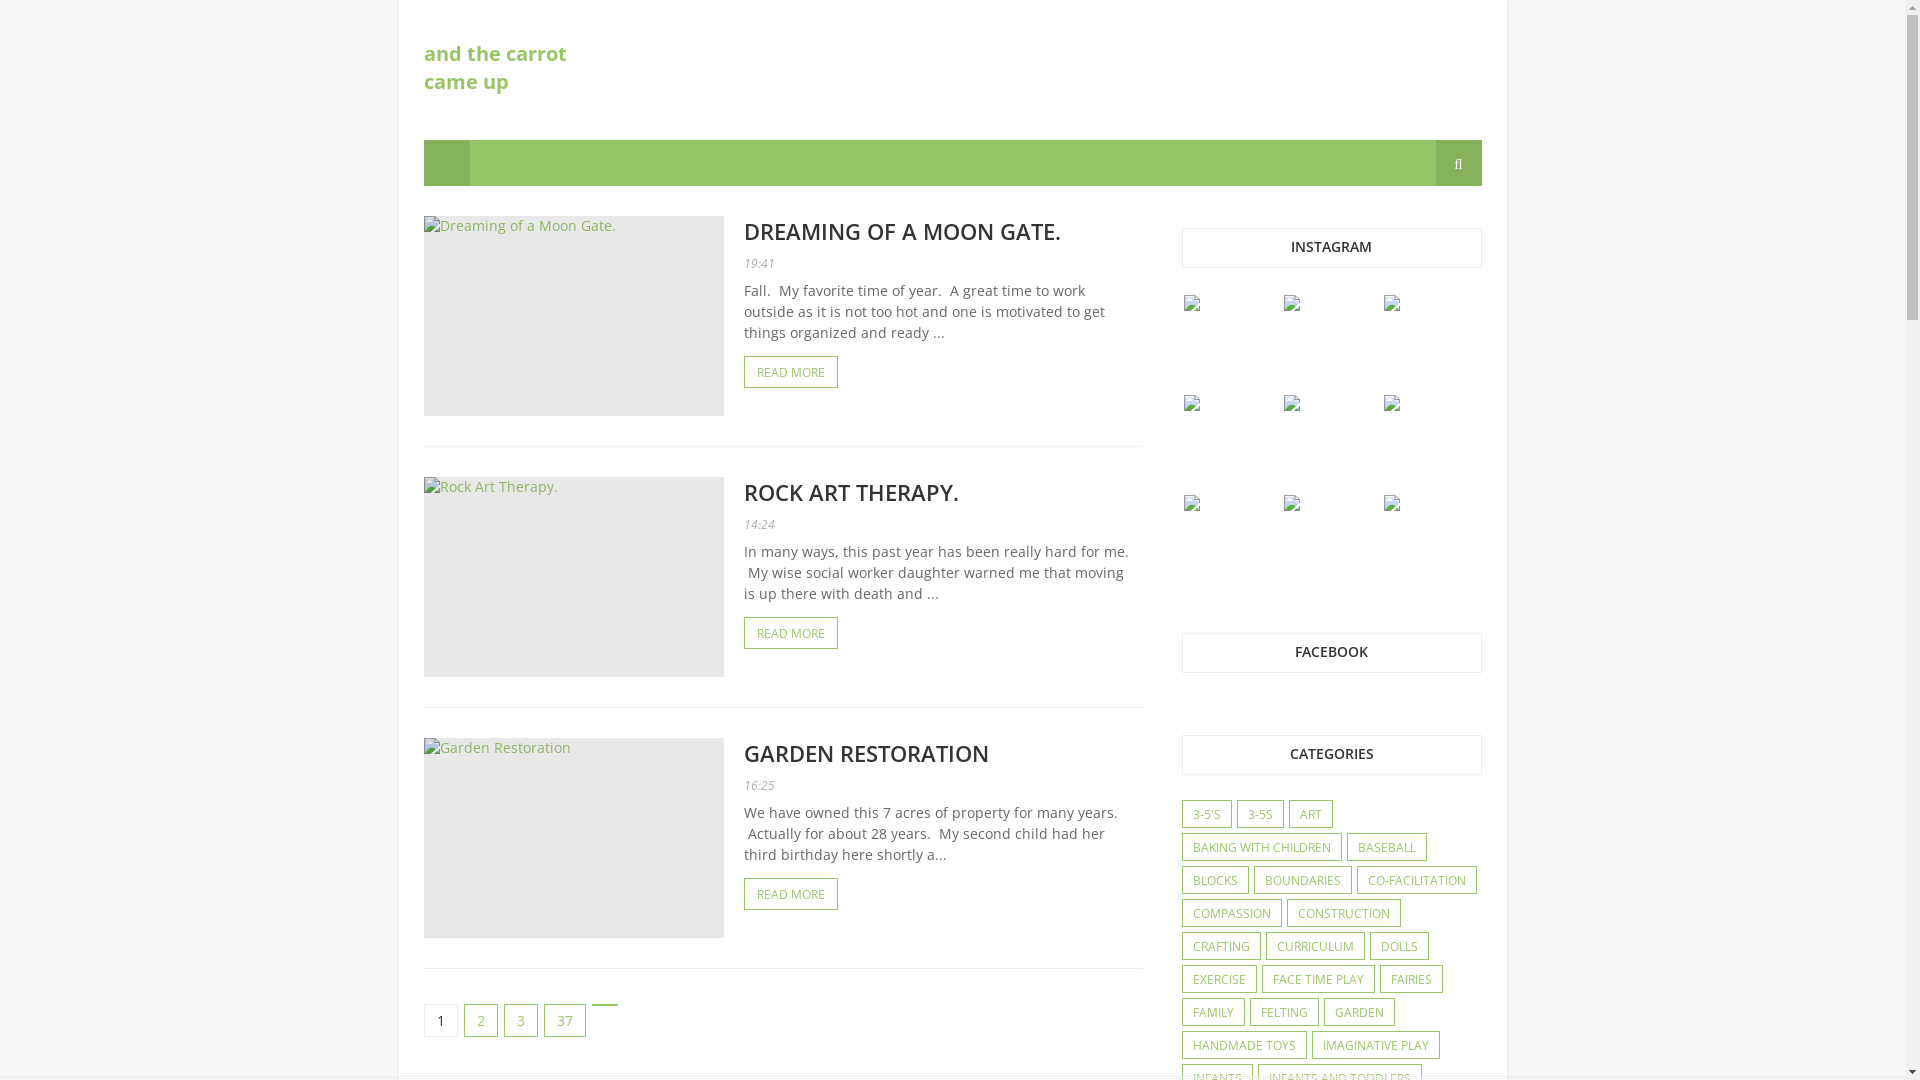 The image size is (1920, 1080). What do you see at coordinates (1301, 879) in the screenshot?
I see `'BOUNDARIES'` at bounding box center [1301, 879].